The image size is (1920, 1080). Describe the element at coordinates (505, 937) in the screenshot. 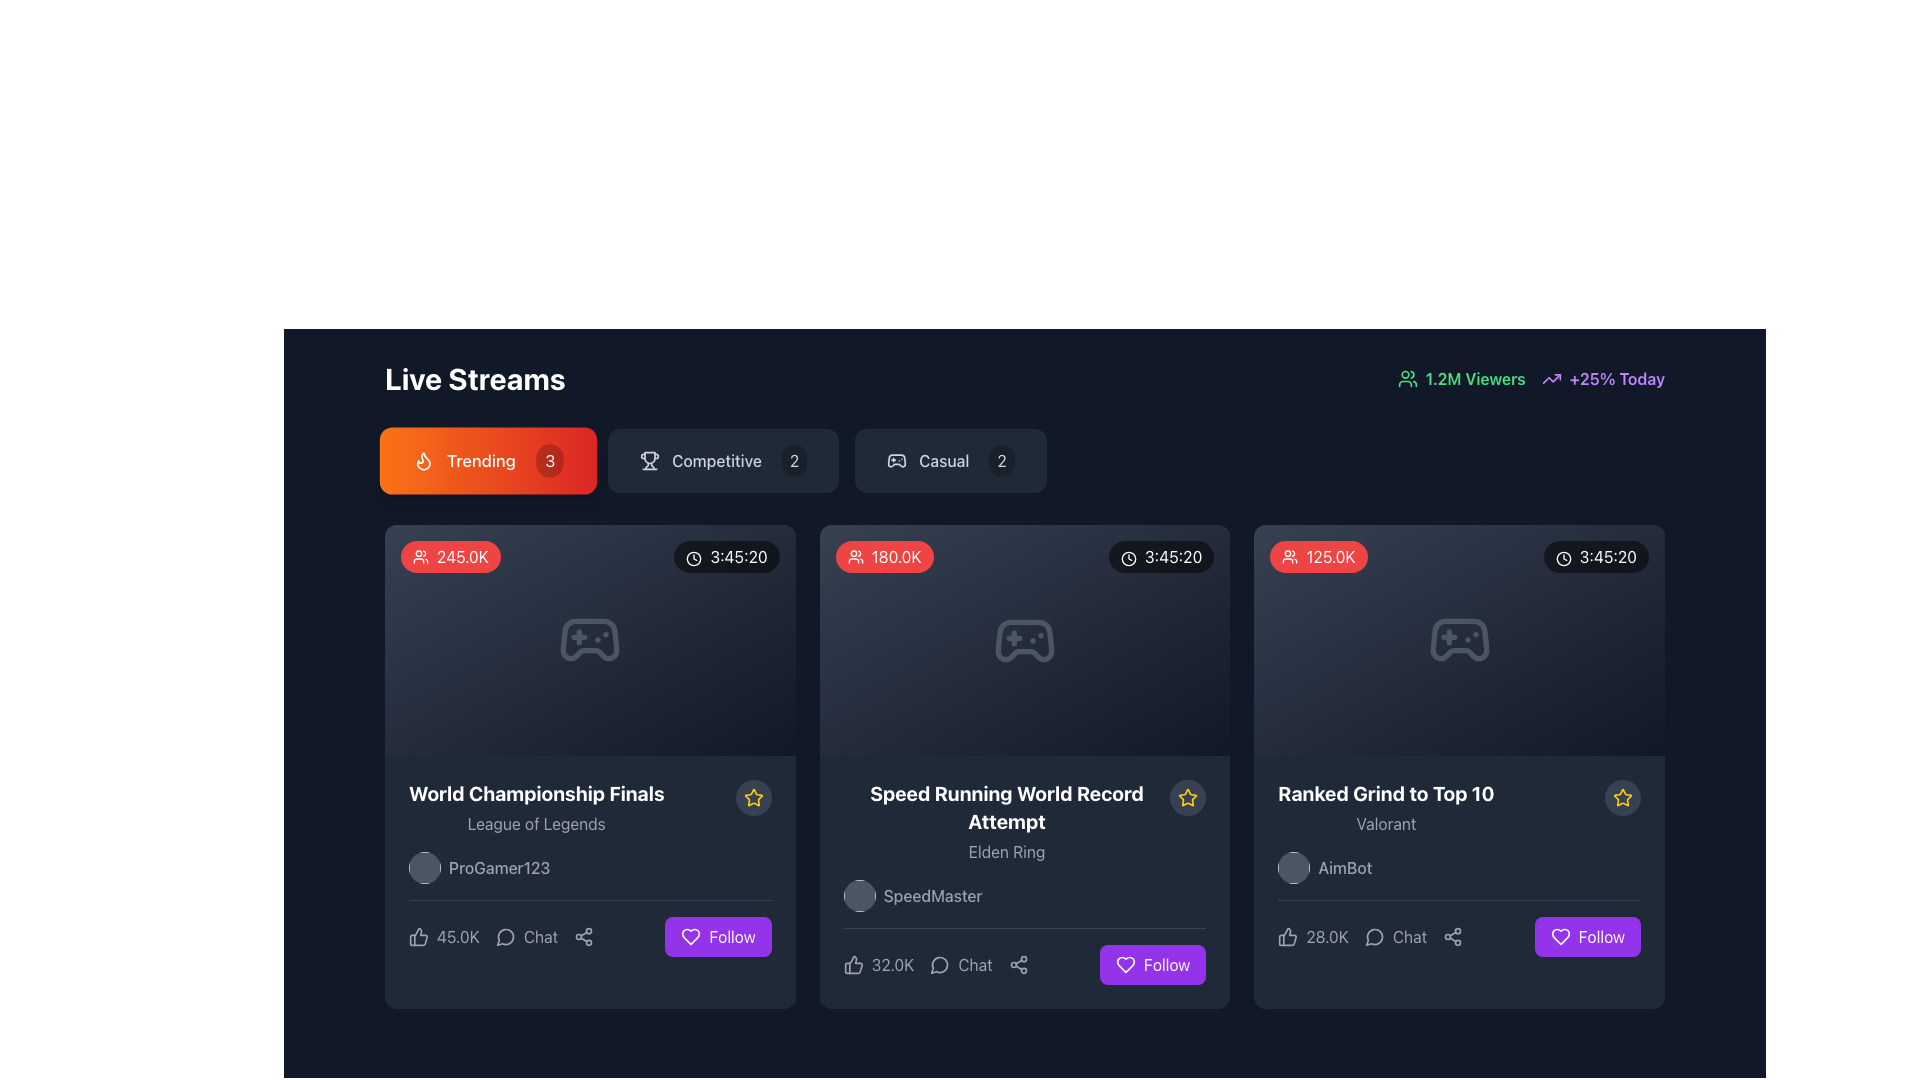

I see `the chat icon located within the 'World Championship Finals' card, positioned second from the left among action icons` at that location.